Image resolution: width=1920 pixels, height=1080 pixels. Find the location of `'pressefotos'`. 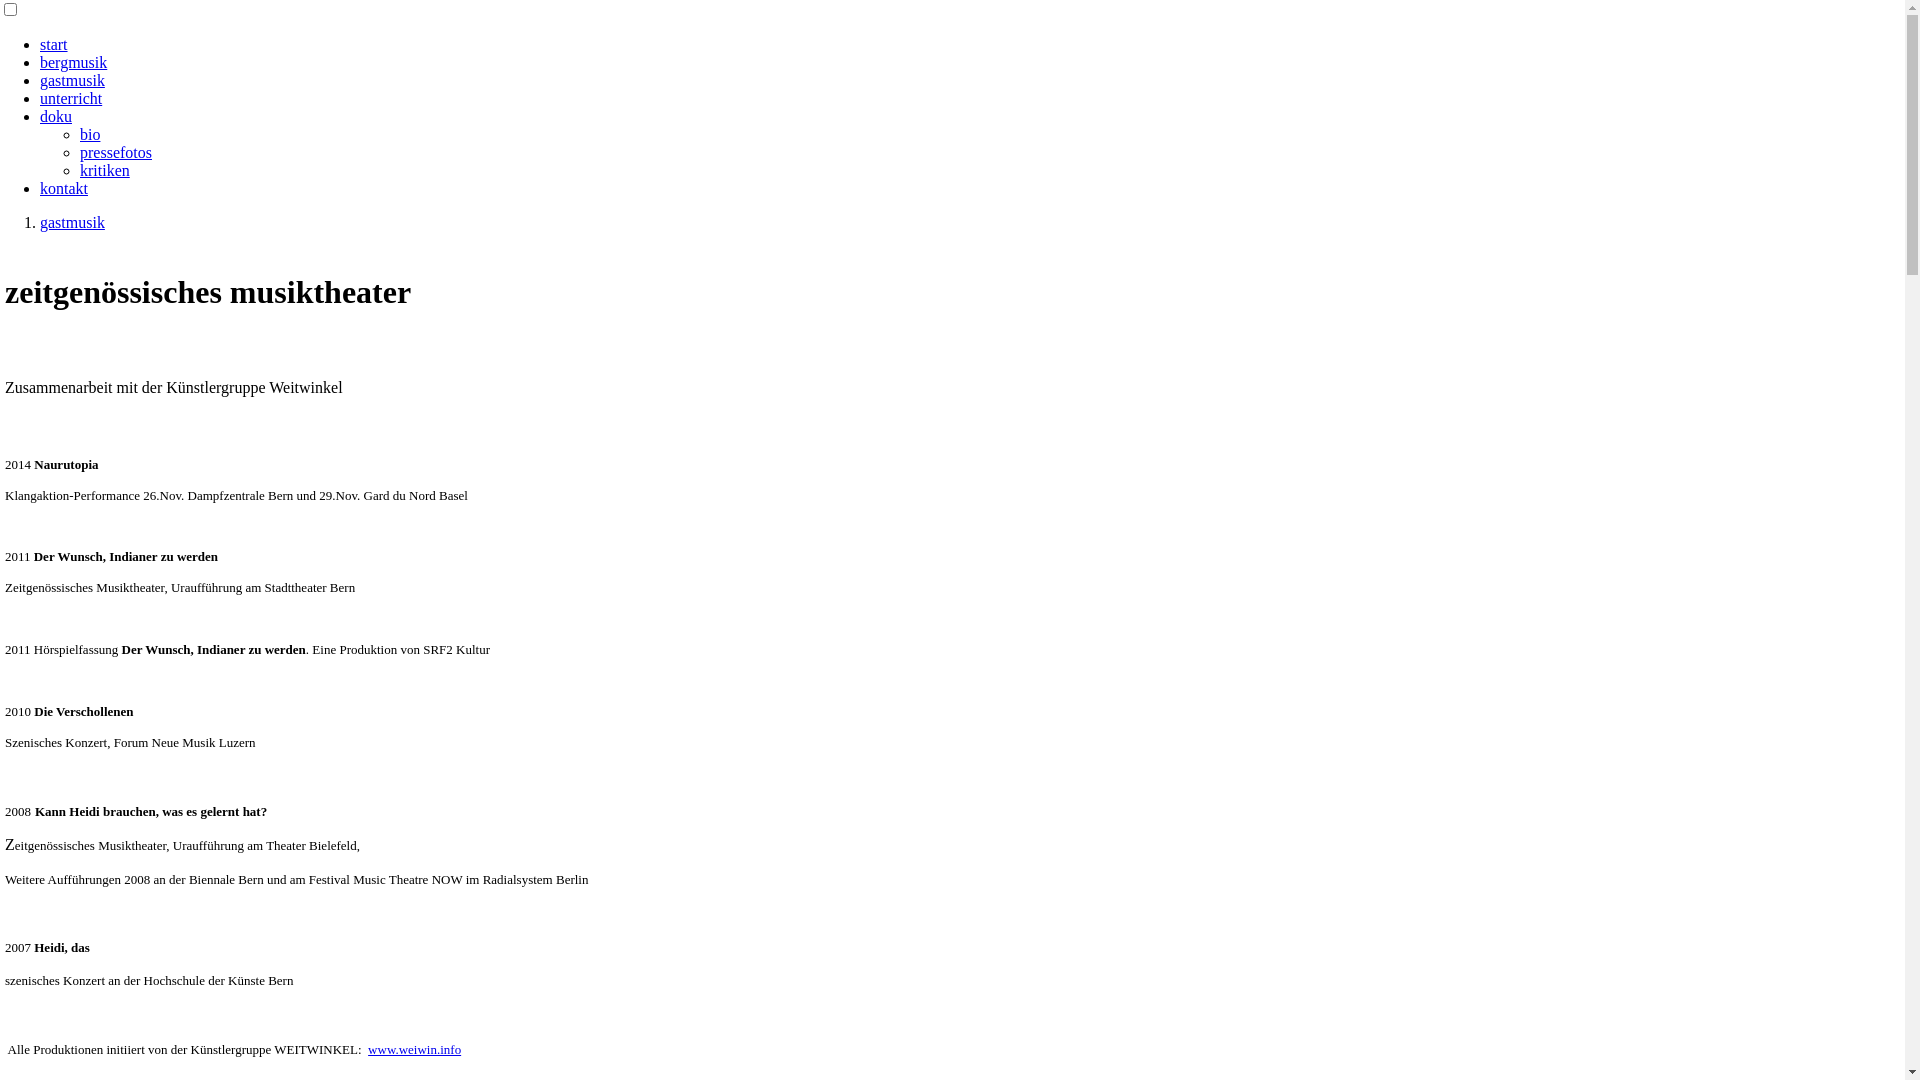

'pressefotos' is located at coordinates (80, 151).